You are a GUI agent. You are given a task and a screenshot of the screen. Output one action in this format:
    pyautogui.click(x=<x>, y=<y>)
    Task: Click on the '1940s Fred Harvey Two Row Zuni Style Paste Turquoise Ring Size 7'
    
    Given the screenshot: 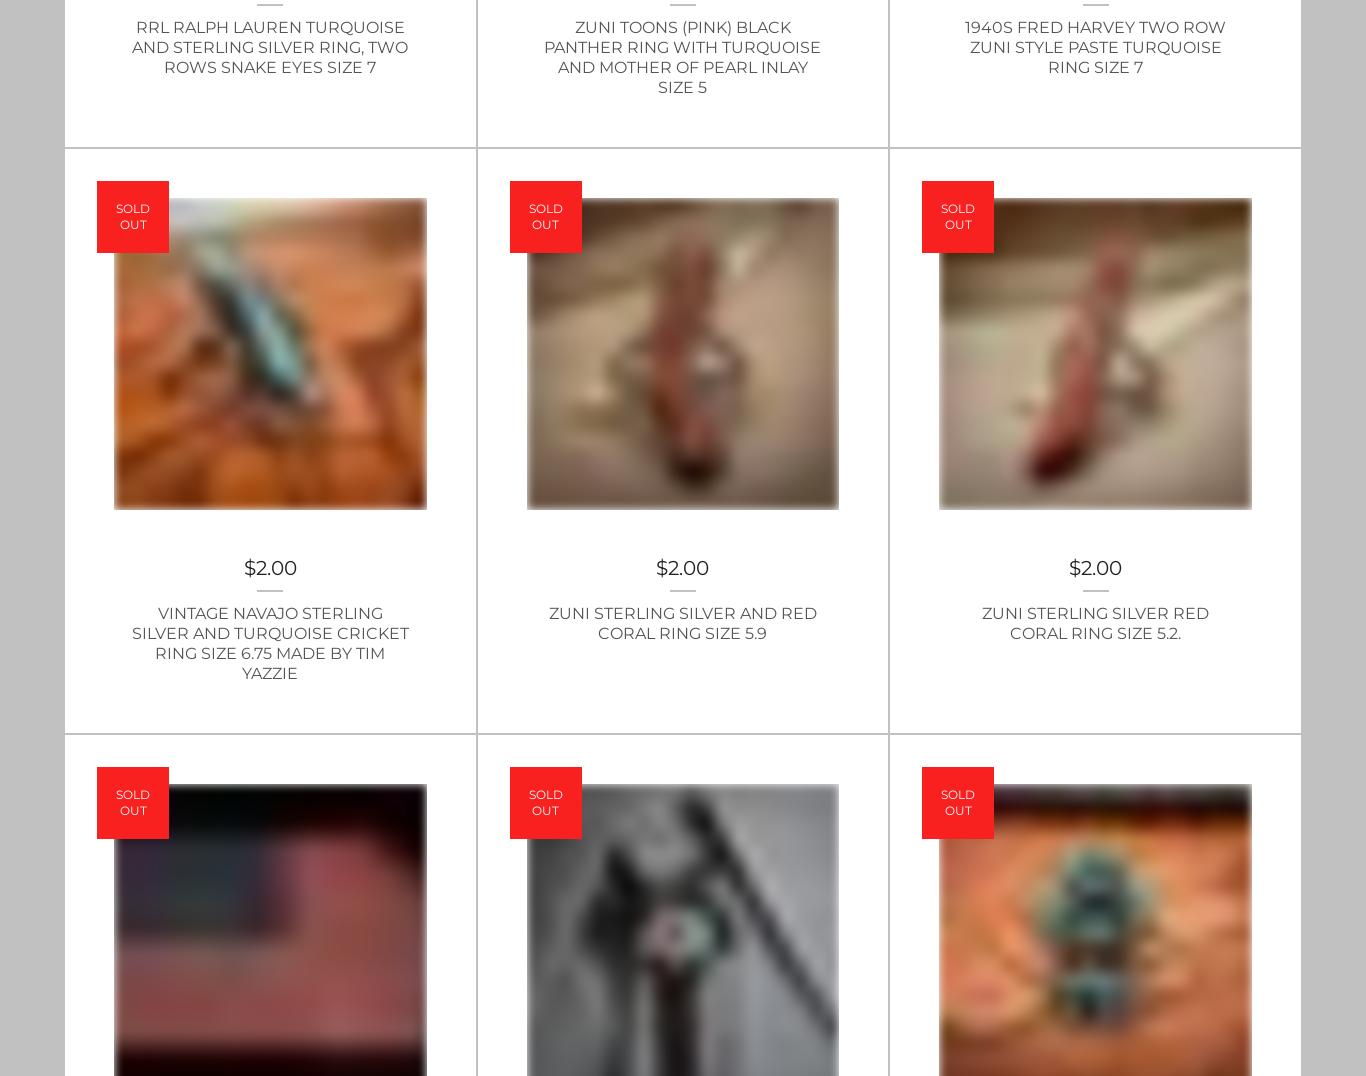 What is the action you would take?
    pyautogui.click(x=1094, y=46)
    